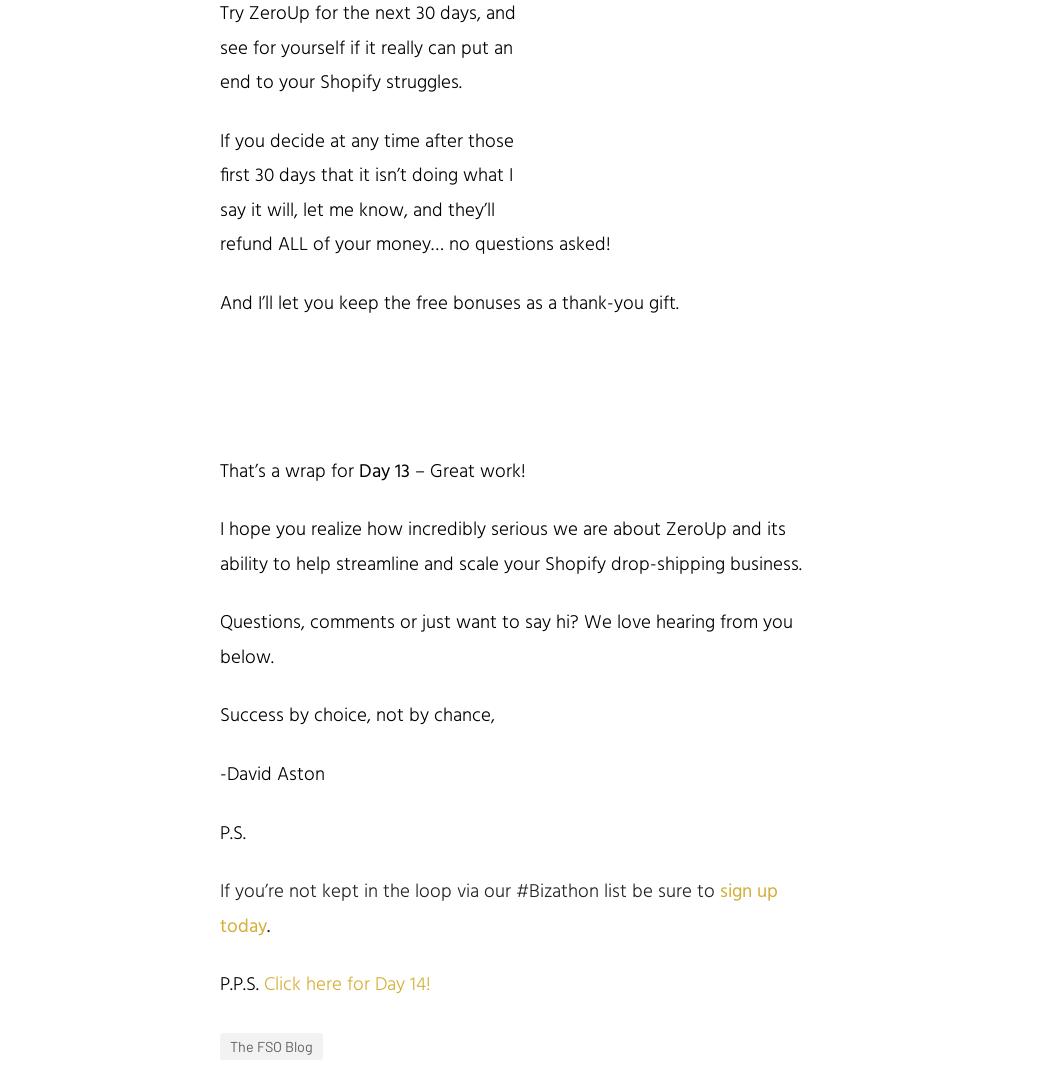 The width and height of the screenshot is (1050, 1078). Describe the element at coordinates (356, 715) in the screenshot. I see `'Success by choice, not by chance,'` at that location.